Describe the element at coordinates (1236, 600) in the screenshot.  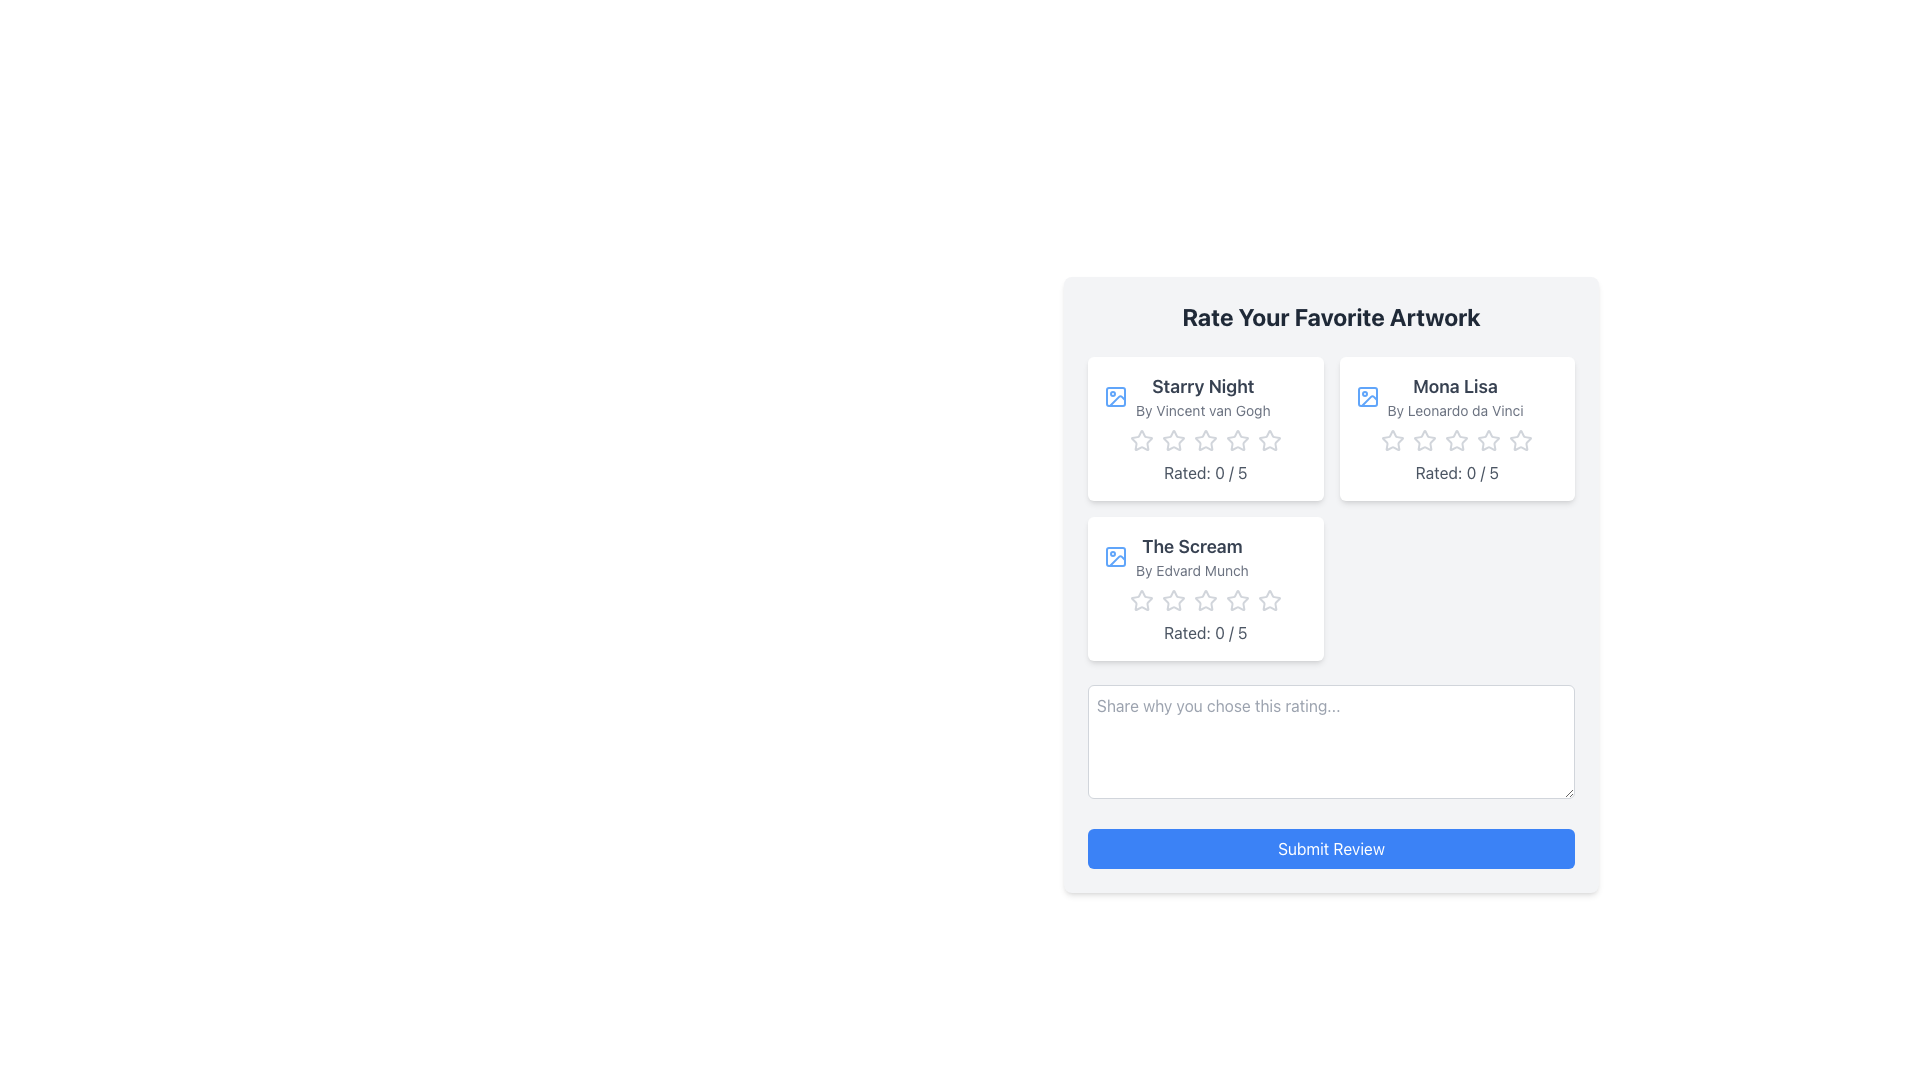
I see `the fourth star` at that location.